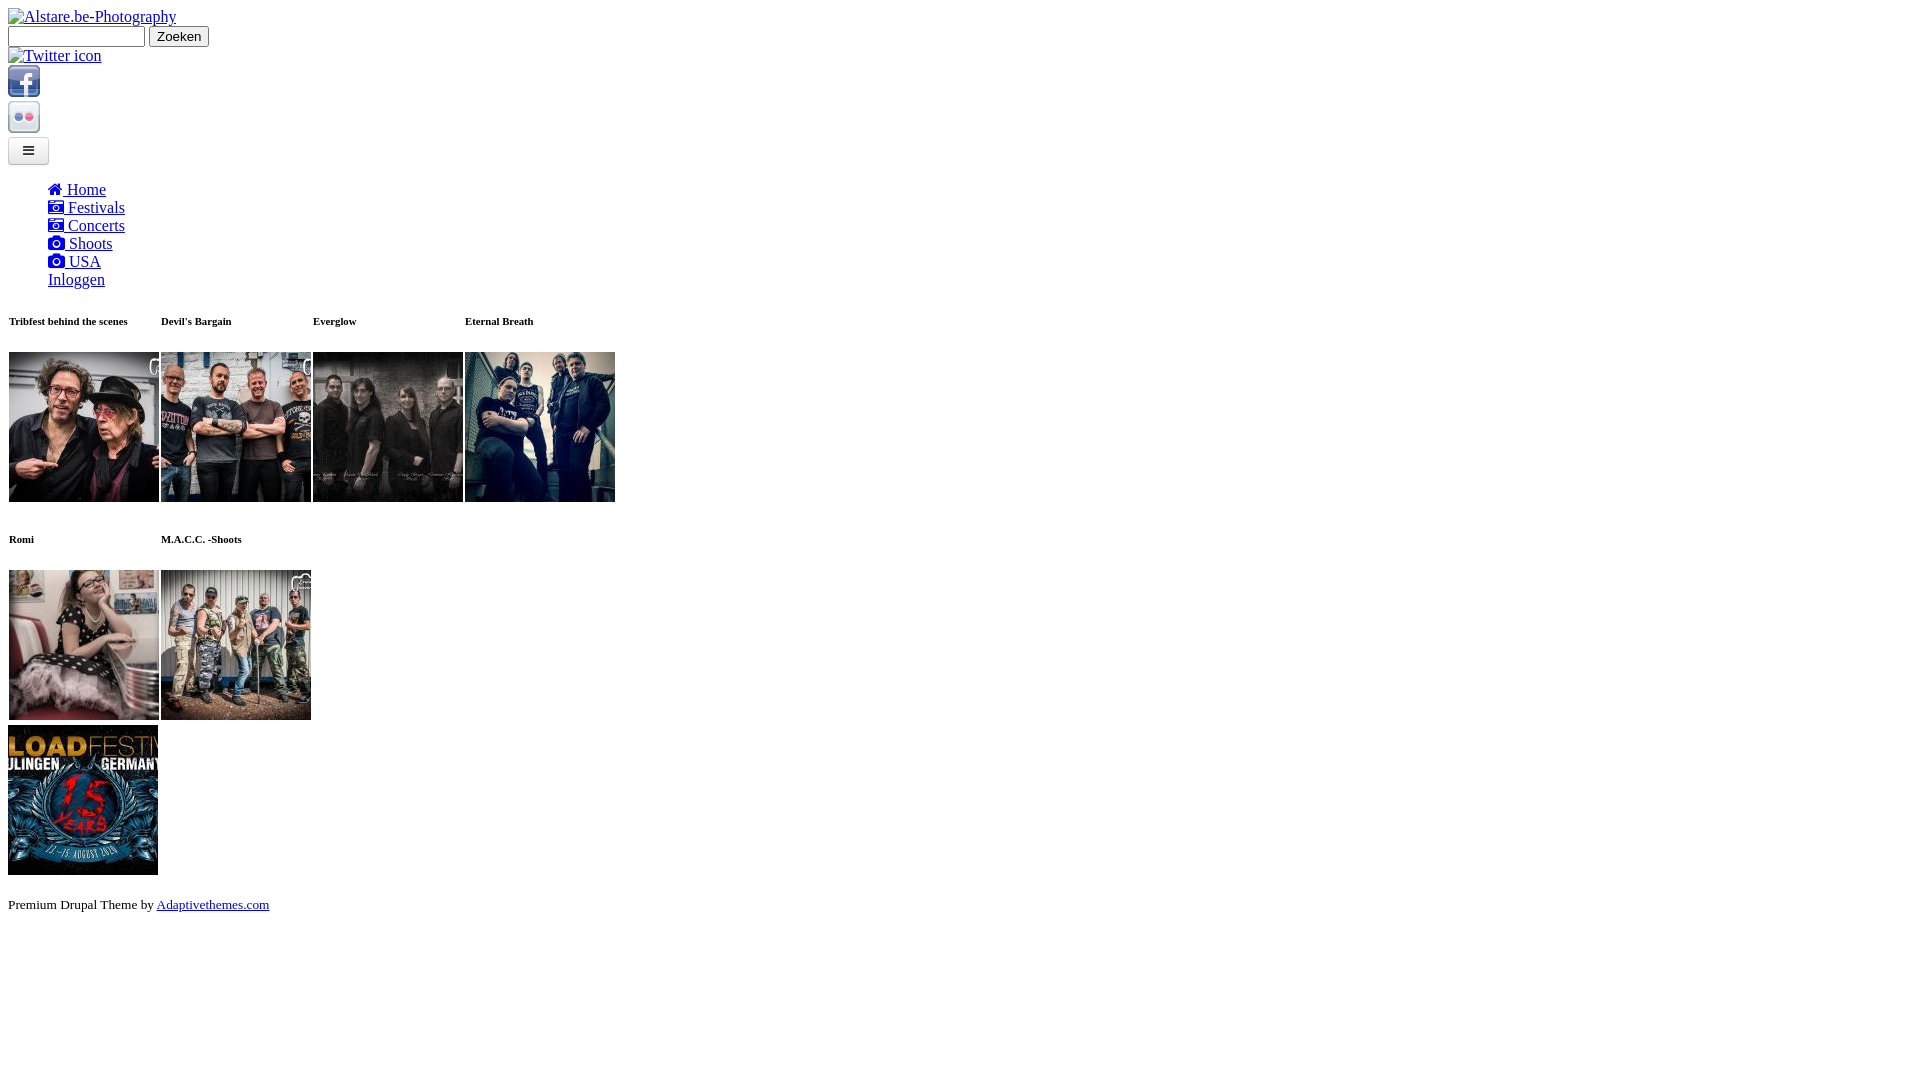 Image resolution: width=1920 pixels, height=1080 pixels. Describe the element at coordinates (24, 91) in the screenshot. I see `'Visit Alstare.be on Facebook'` at that location.